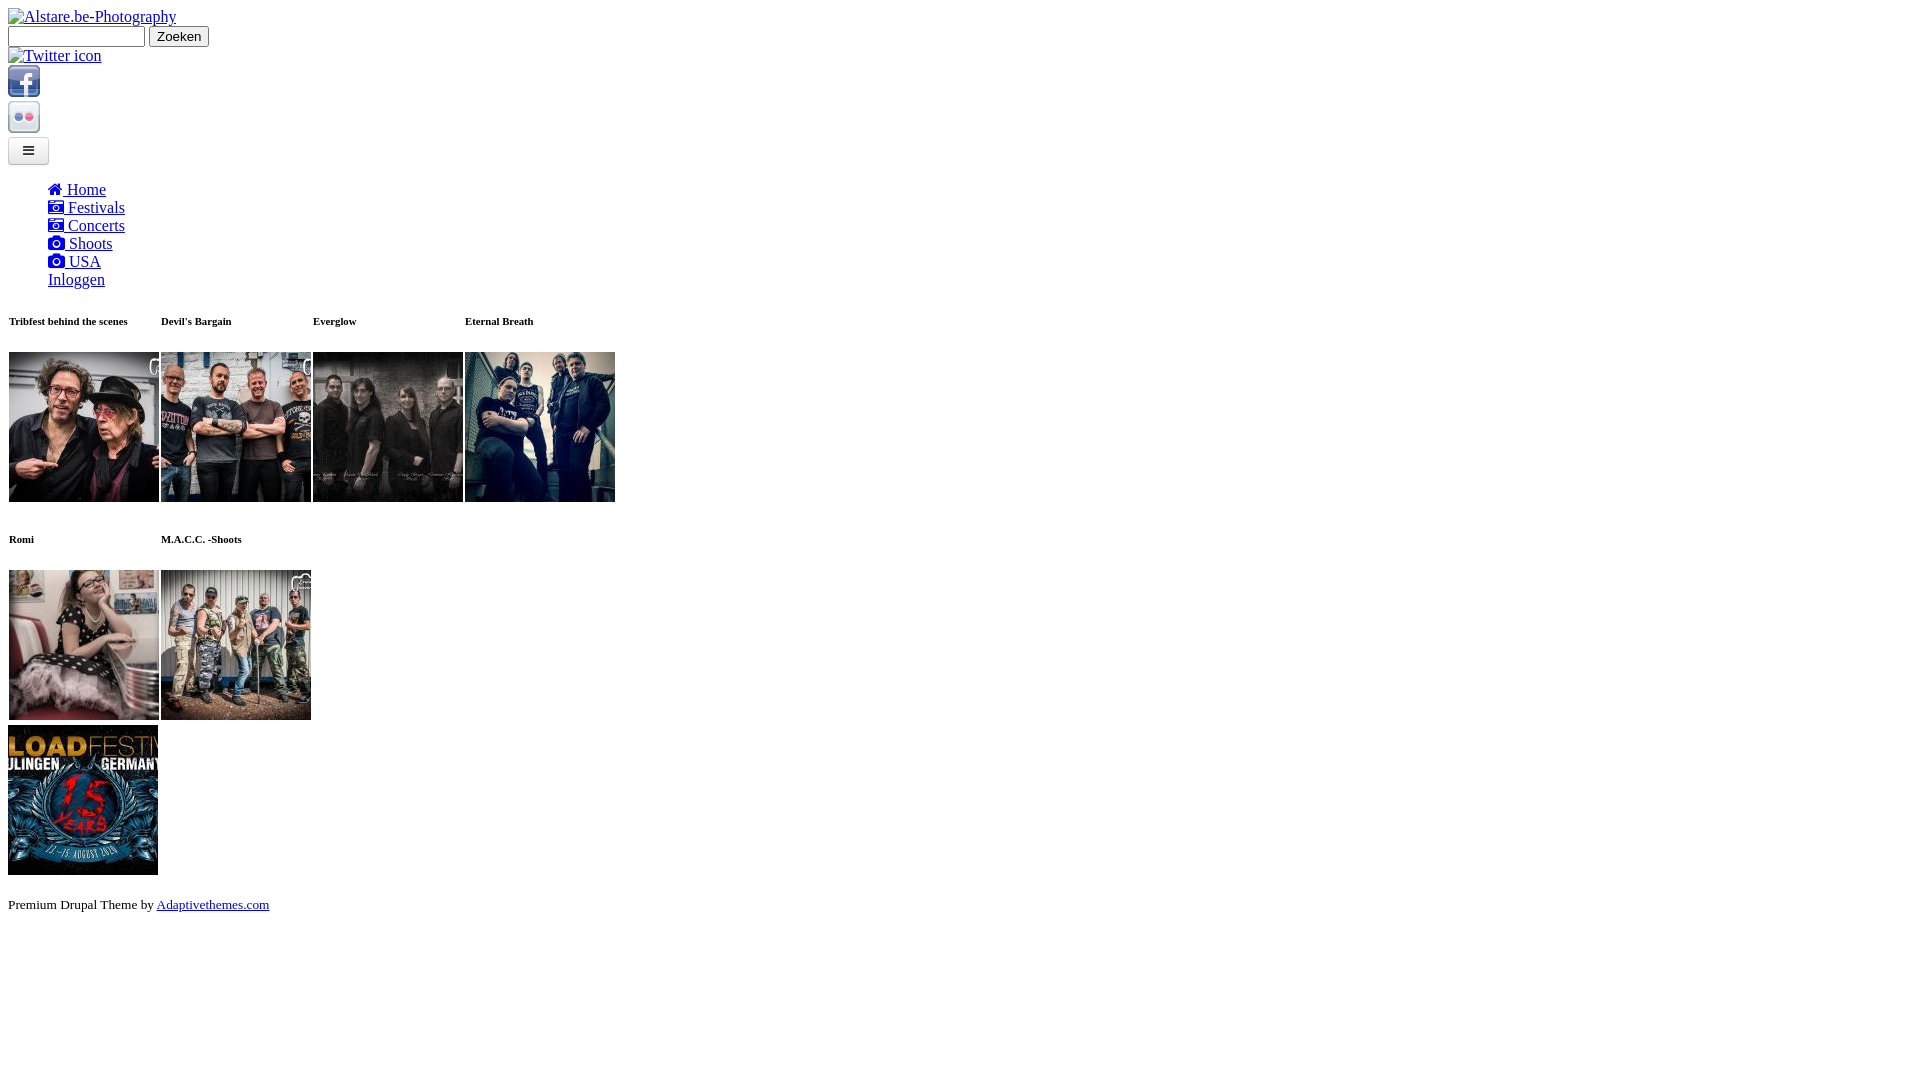 Image resolution: width=1920 pixels, height=1080 pixels. Describe the element at coordinates (24, 91) in the screenshot. I see `'Visit Alstare.be on Facebook'` at that location.